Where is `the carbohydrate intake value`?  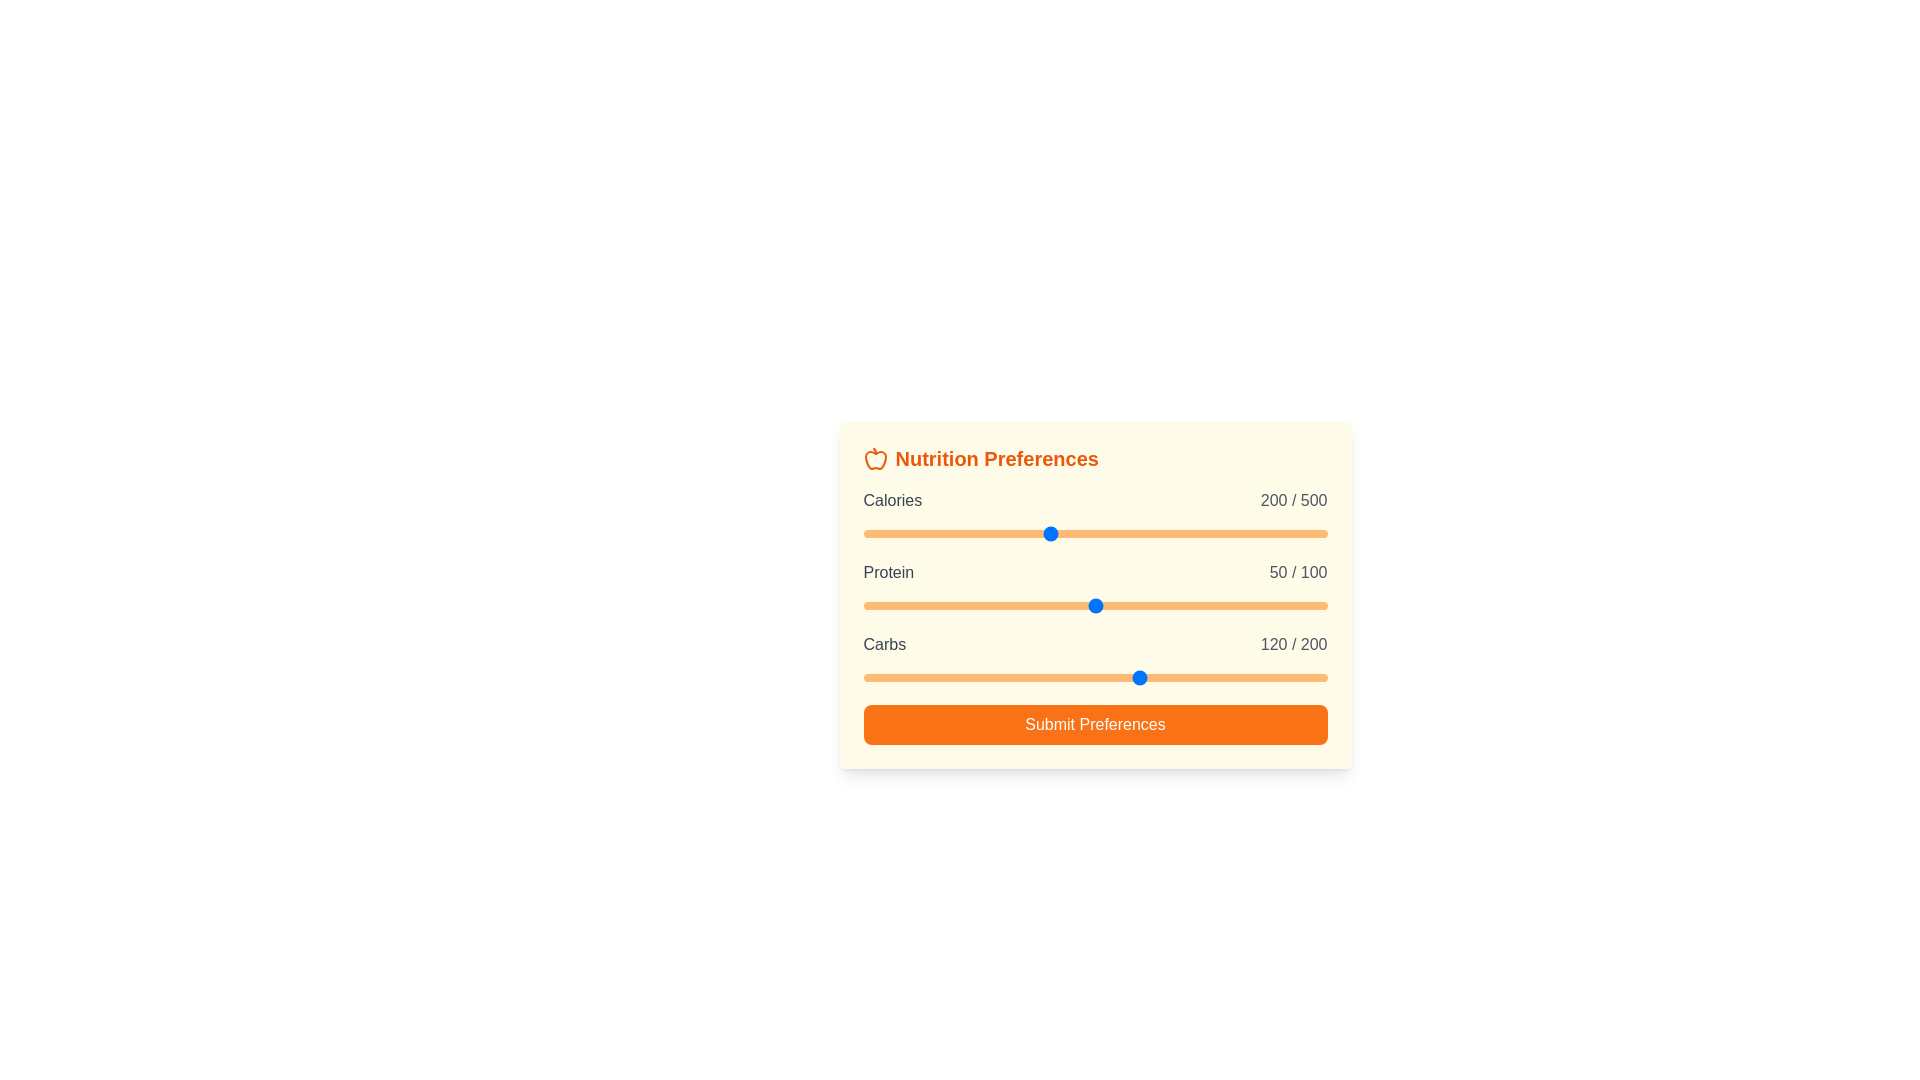 the carbohydrate intake value is located at coordinates (870, 677).